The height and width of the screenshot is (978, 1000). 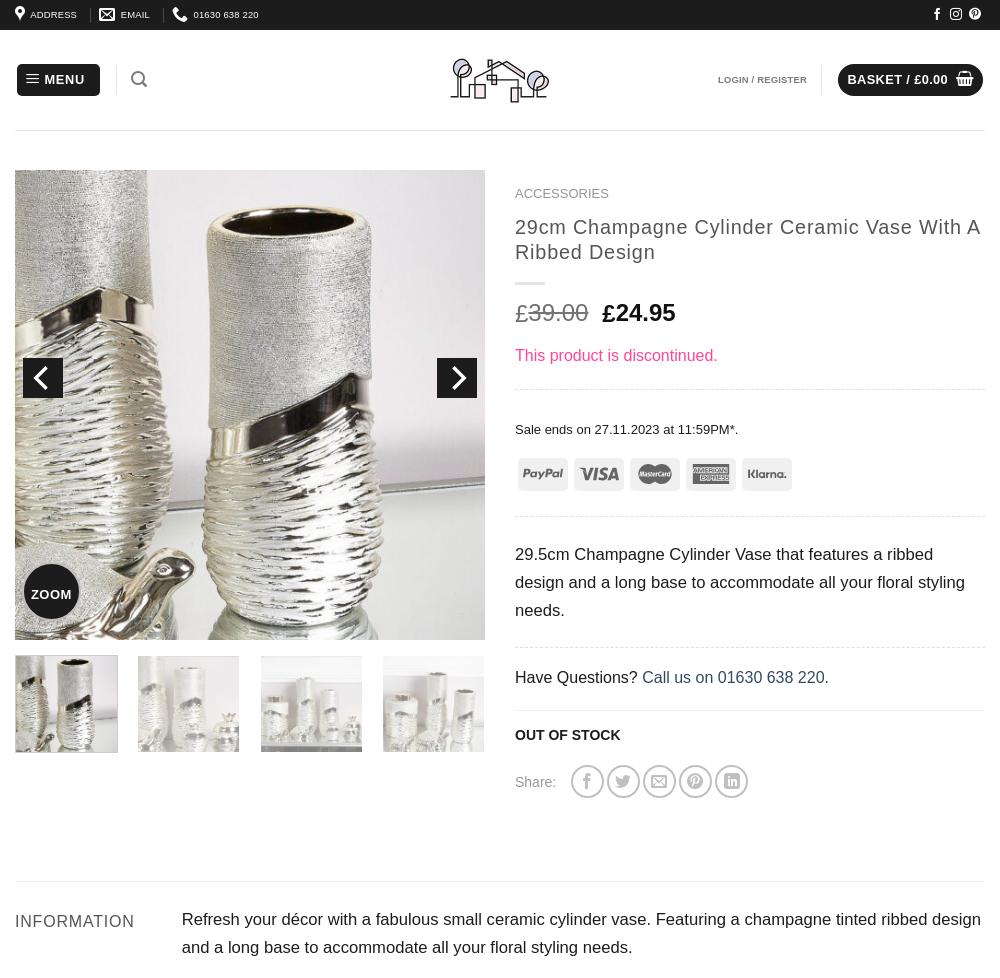 I want to click on 'ADDRESS', so click(x=53, y=14).